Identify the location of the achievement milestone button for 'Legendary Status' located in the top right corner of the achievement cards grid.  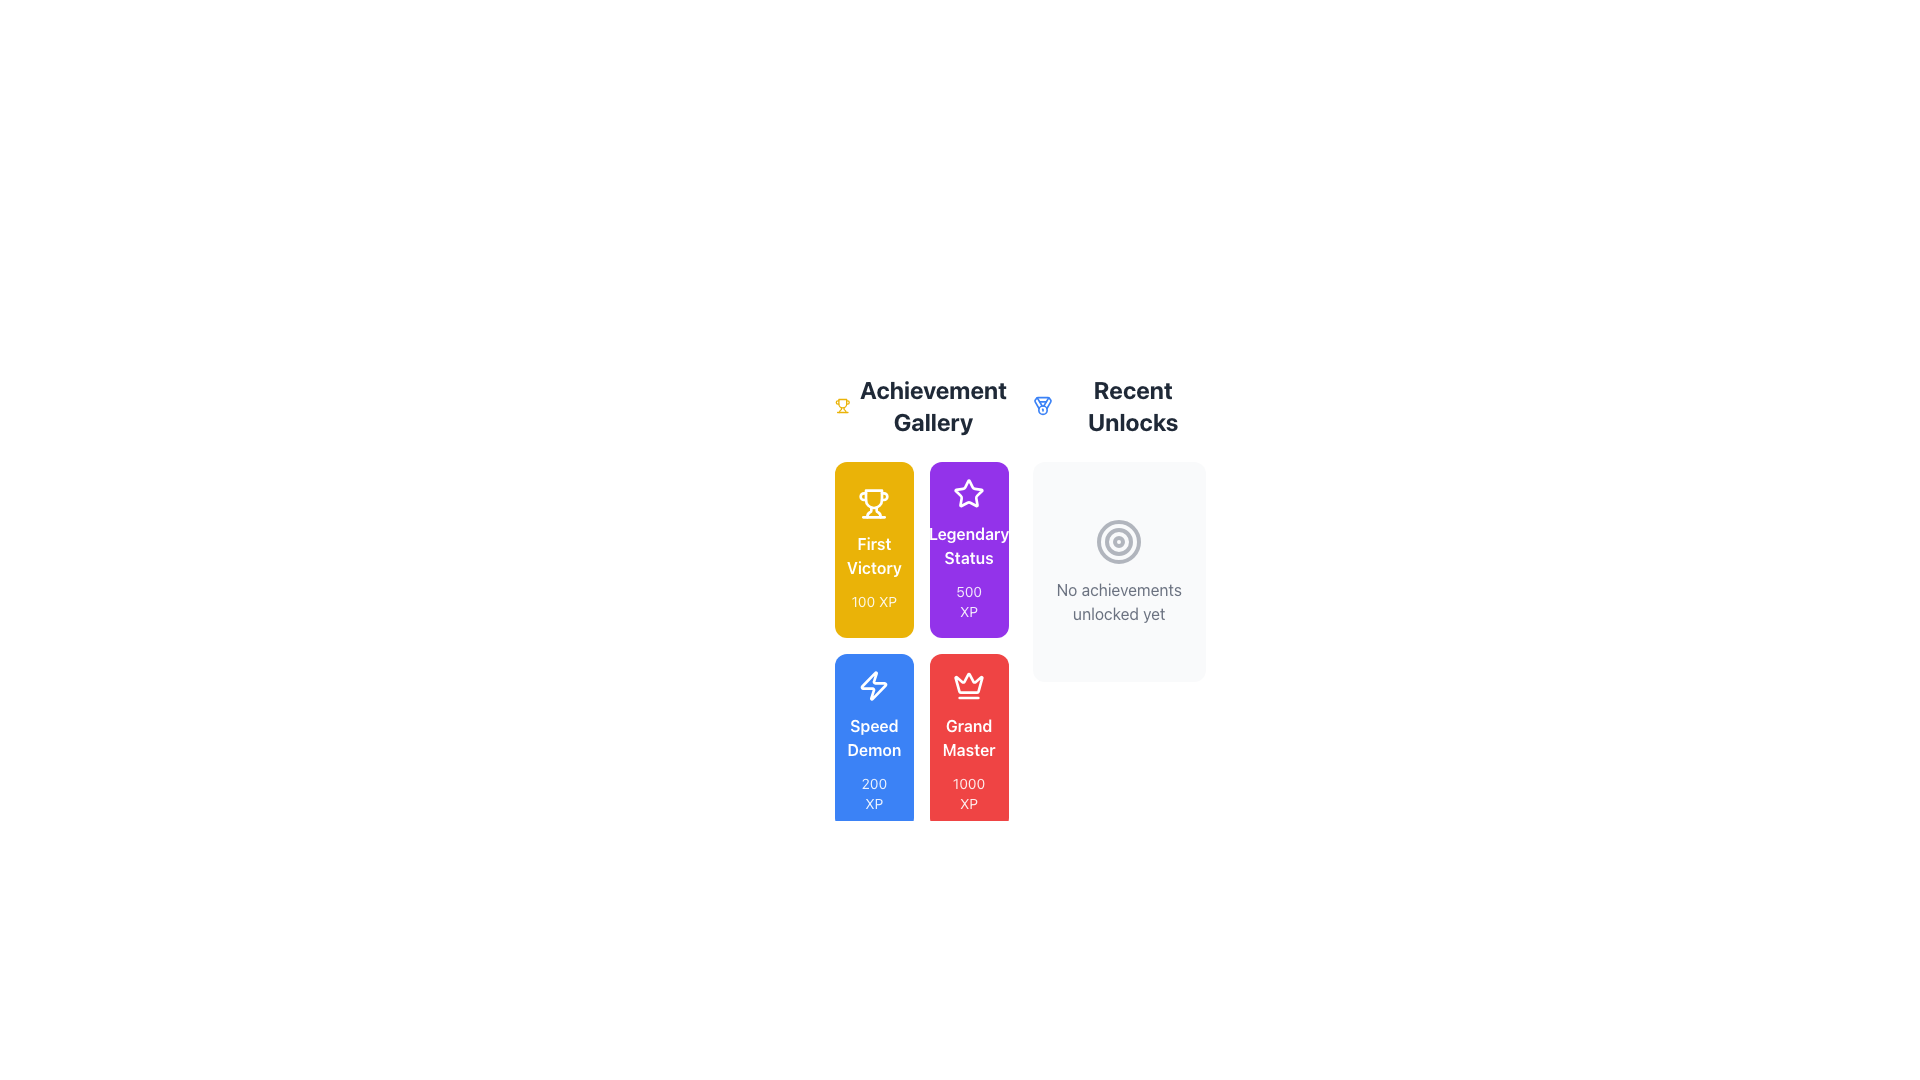
(969, 550).